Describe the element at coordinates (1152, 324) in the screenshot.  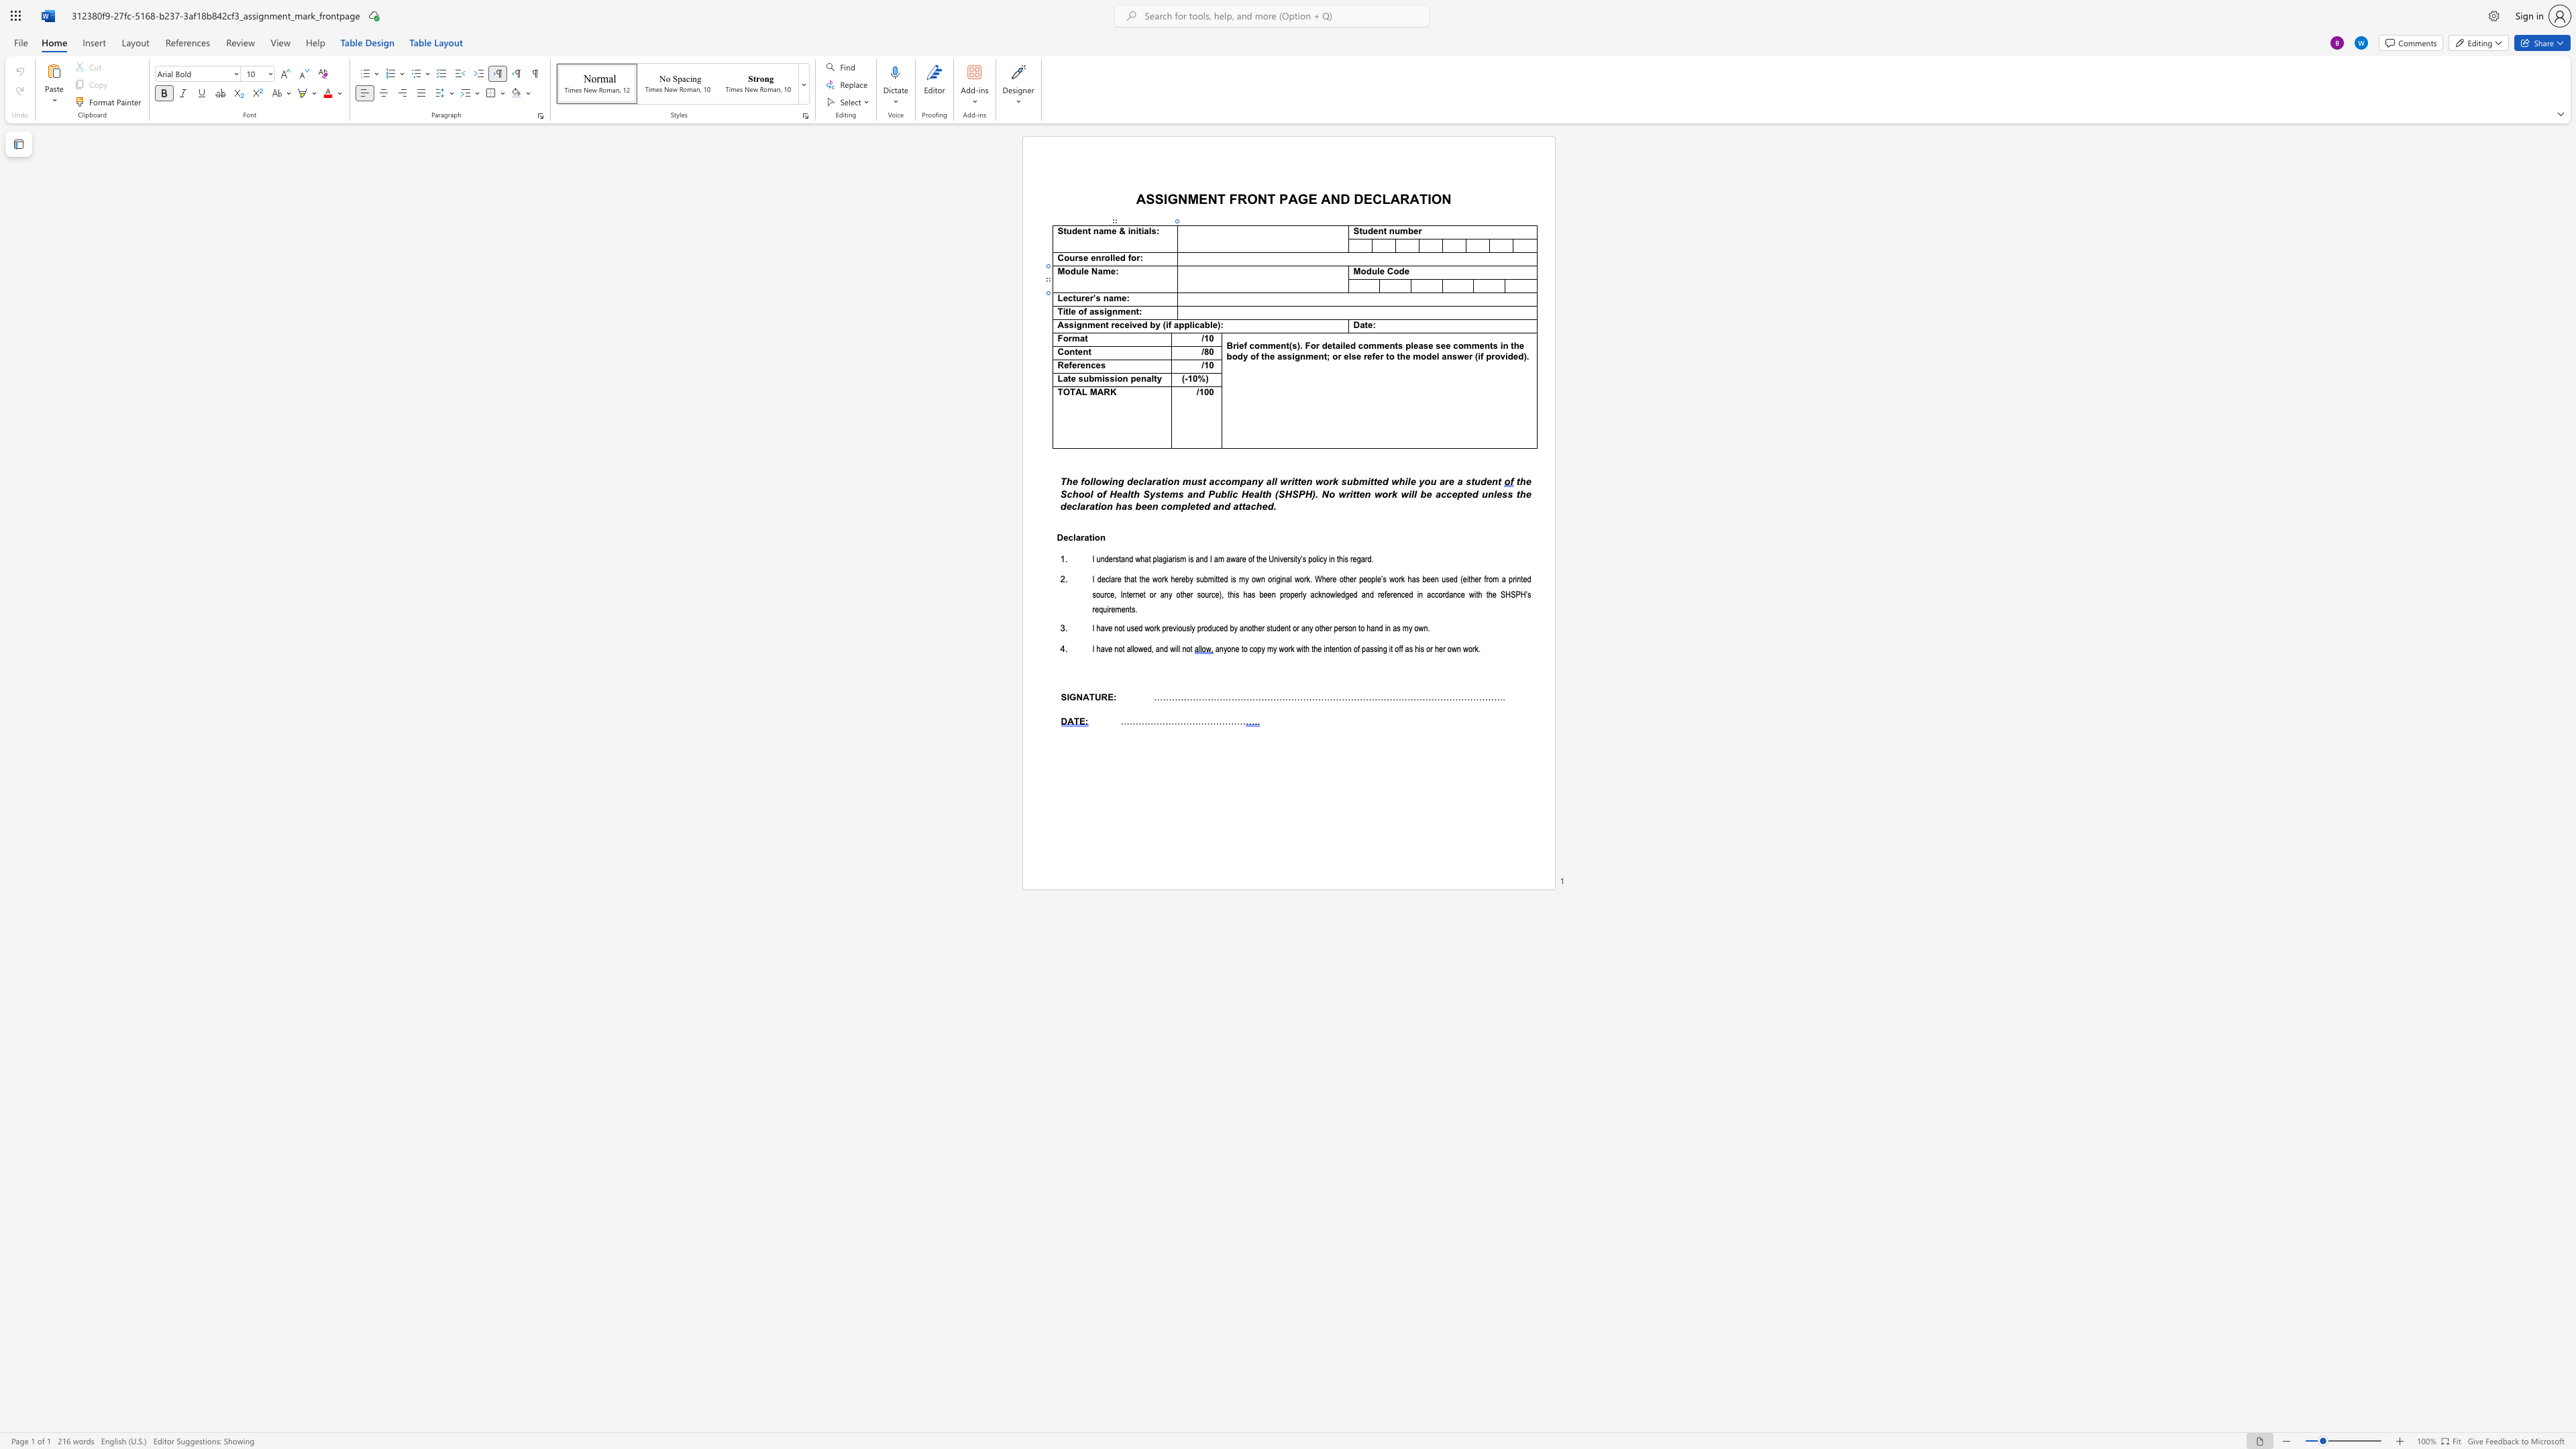
I see `the 1th character "b" in the text` at that location.